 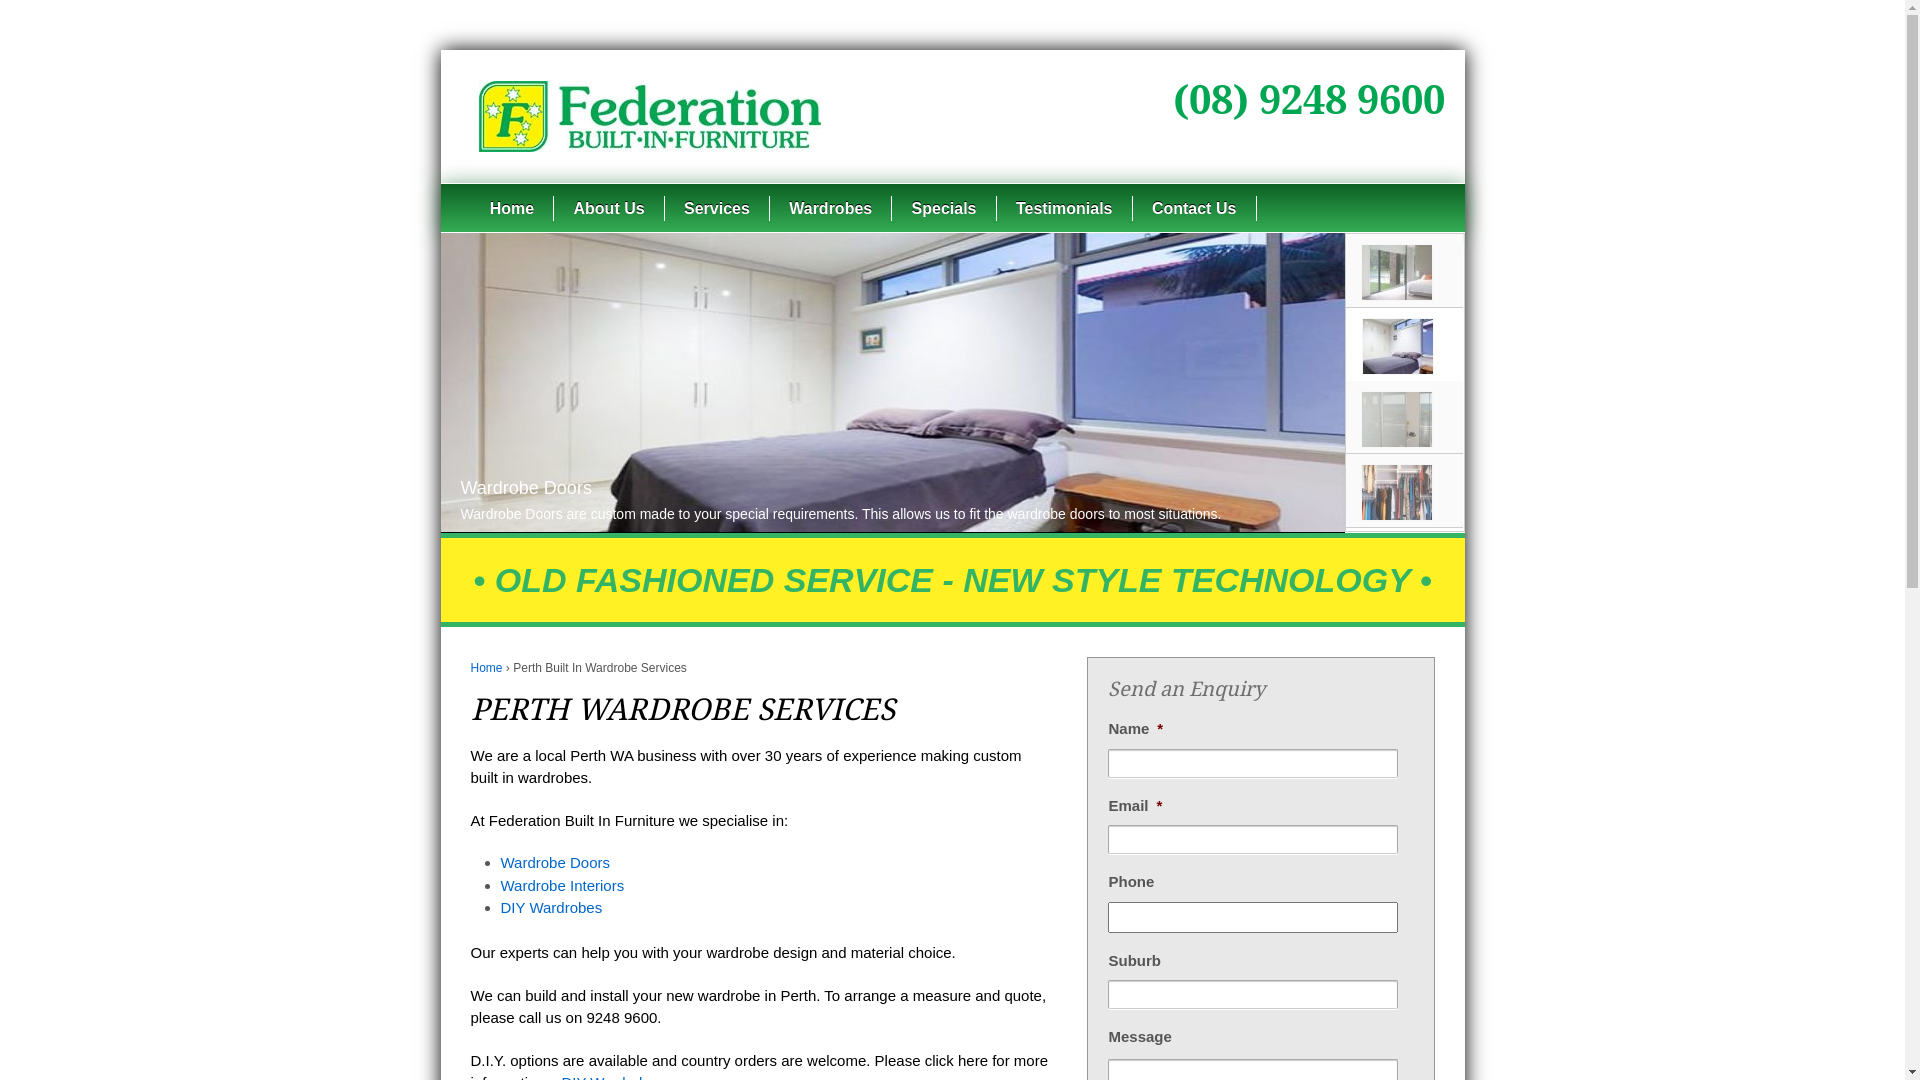 I want to click on '(08) 9248 9600', so click(x=1308, y=100).